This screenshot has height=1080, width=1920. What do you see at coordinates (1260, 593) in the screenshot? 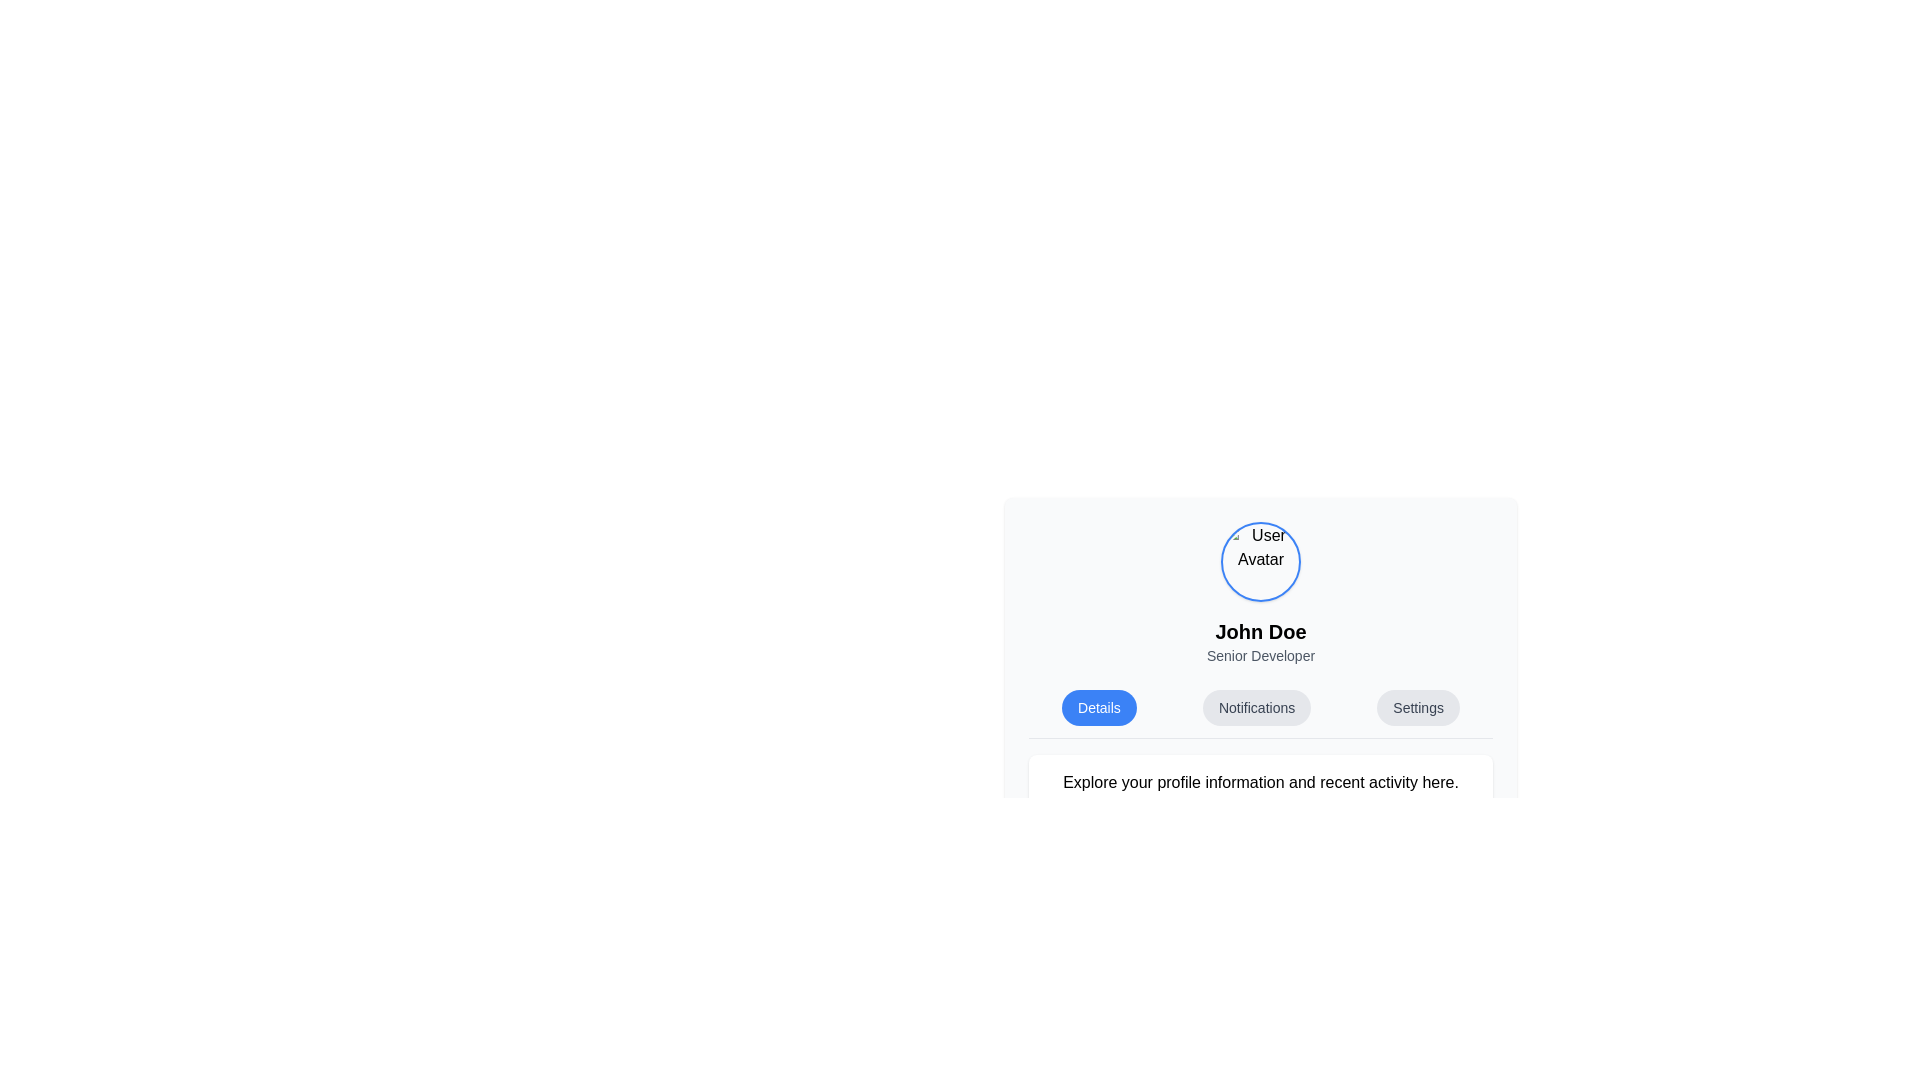
I see `the user's avatar in the Profile Header` at bounding box center [1260, 593].